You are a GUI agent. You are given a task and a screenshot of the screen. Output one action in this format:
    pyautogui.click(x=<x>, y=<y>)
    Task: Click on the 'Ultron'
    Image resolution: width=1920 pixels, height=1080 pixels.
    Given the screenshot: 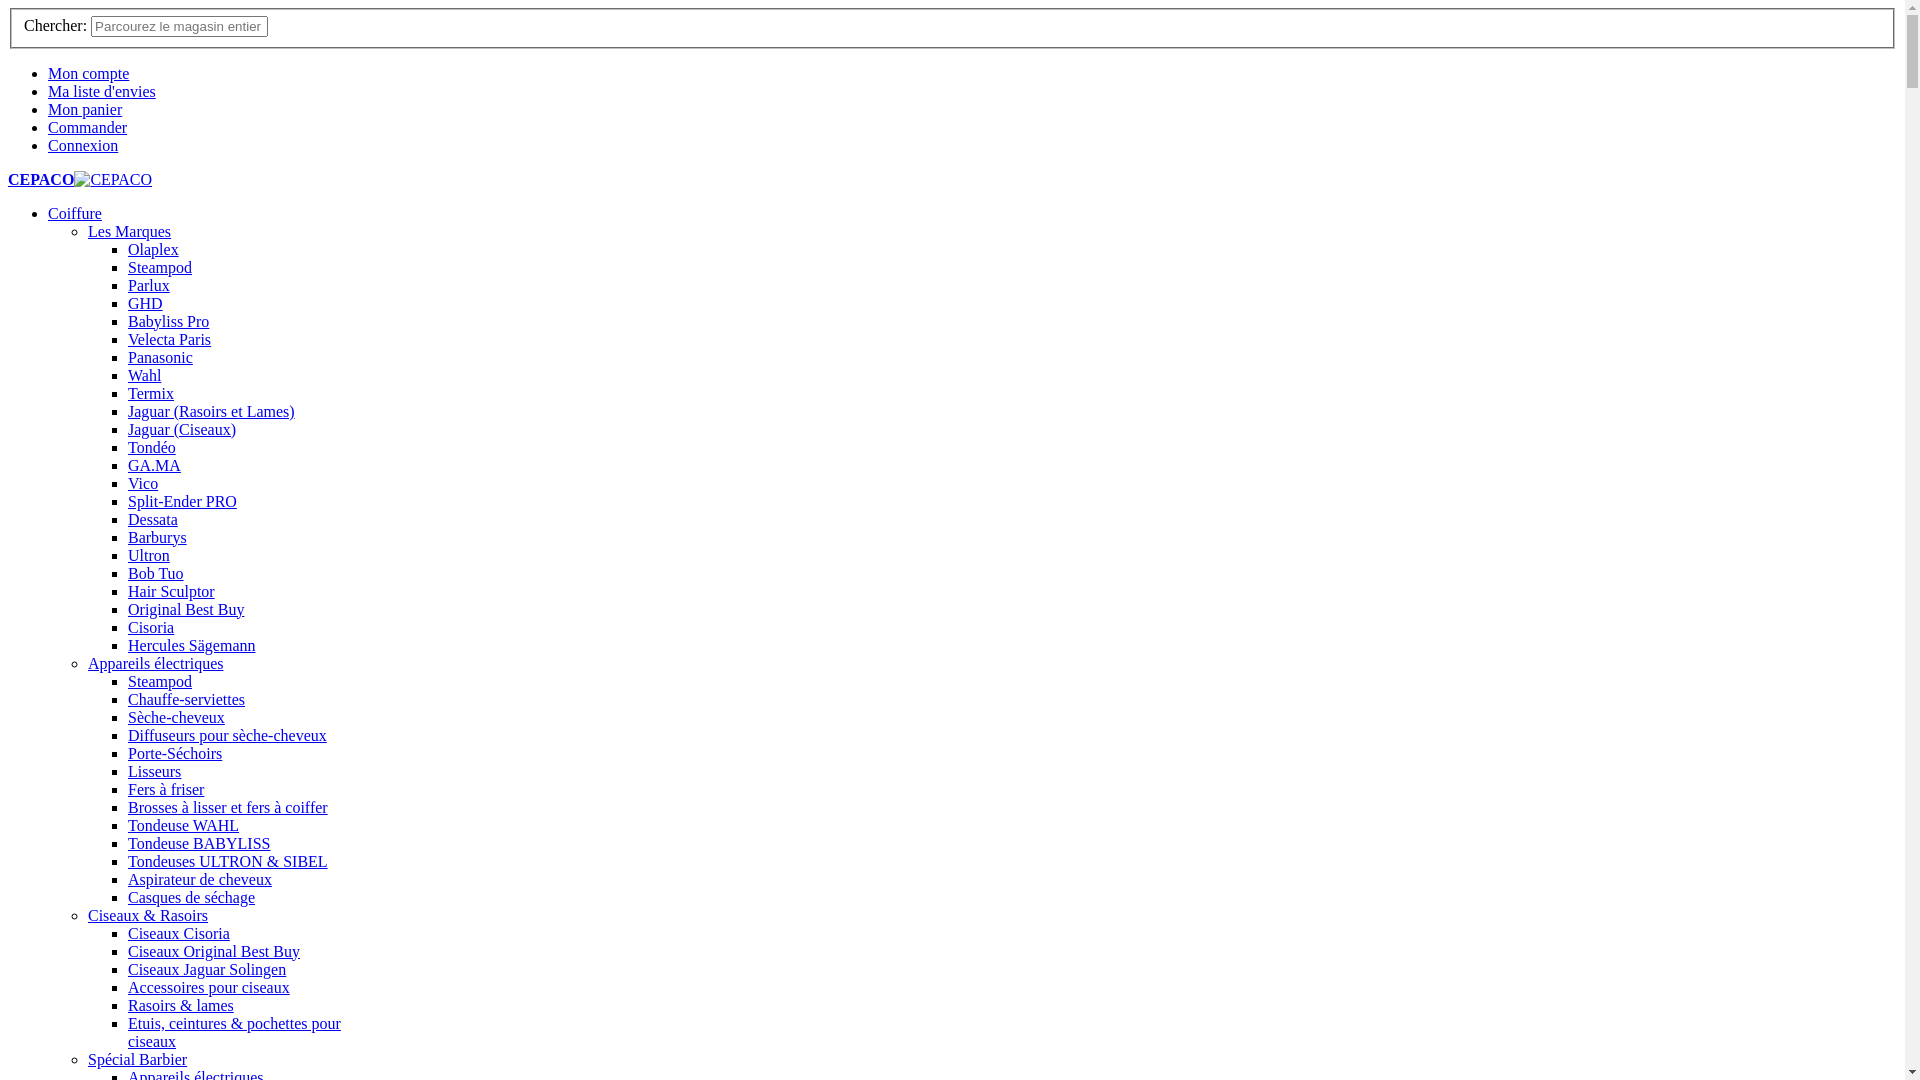 What is the action you would take?
    pyautogui.click(x=147, y=555)
    